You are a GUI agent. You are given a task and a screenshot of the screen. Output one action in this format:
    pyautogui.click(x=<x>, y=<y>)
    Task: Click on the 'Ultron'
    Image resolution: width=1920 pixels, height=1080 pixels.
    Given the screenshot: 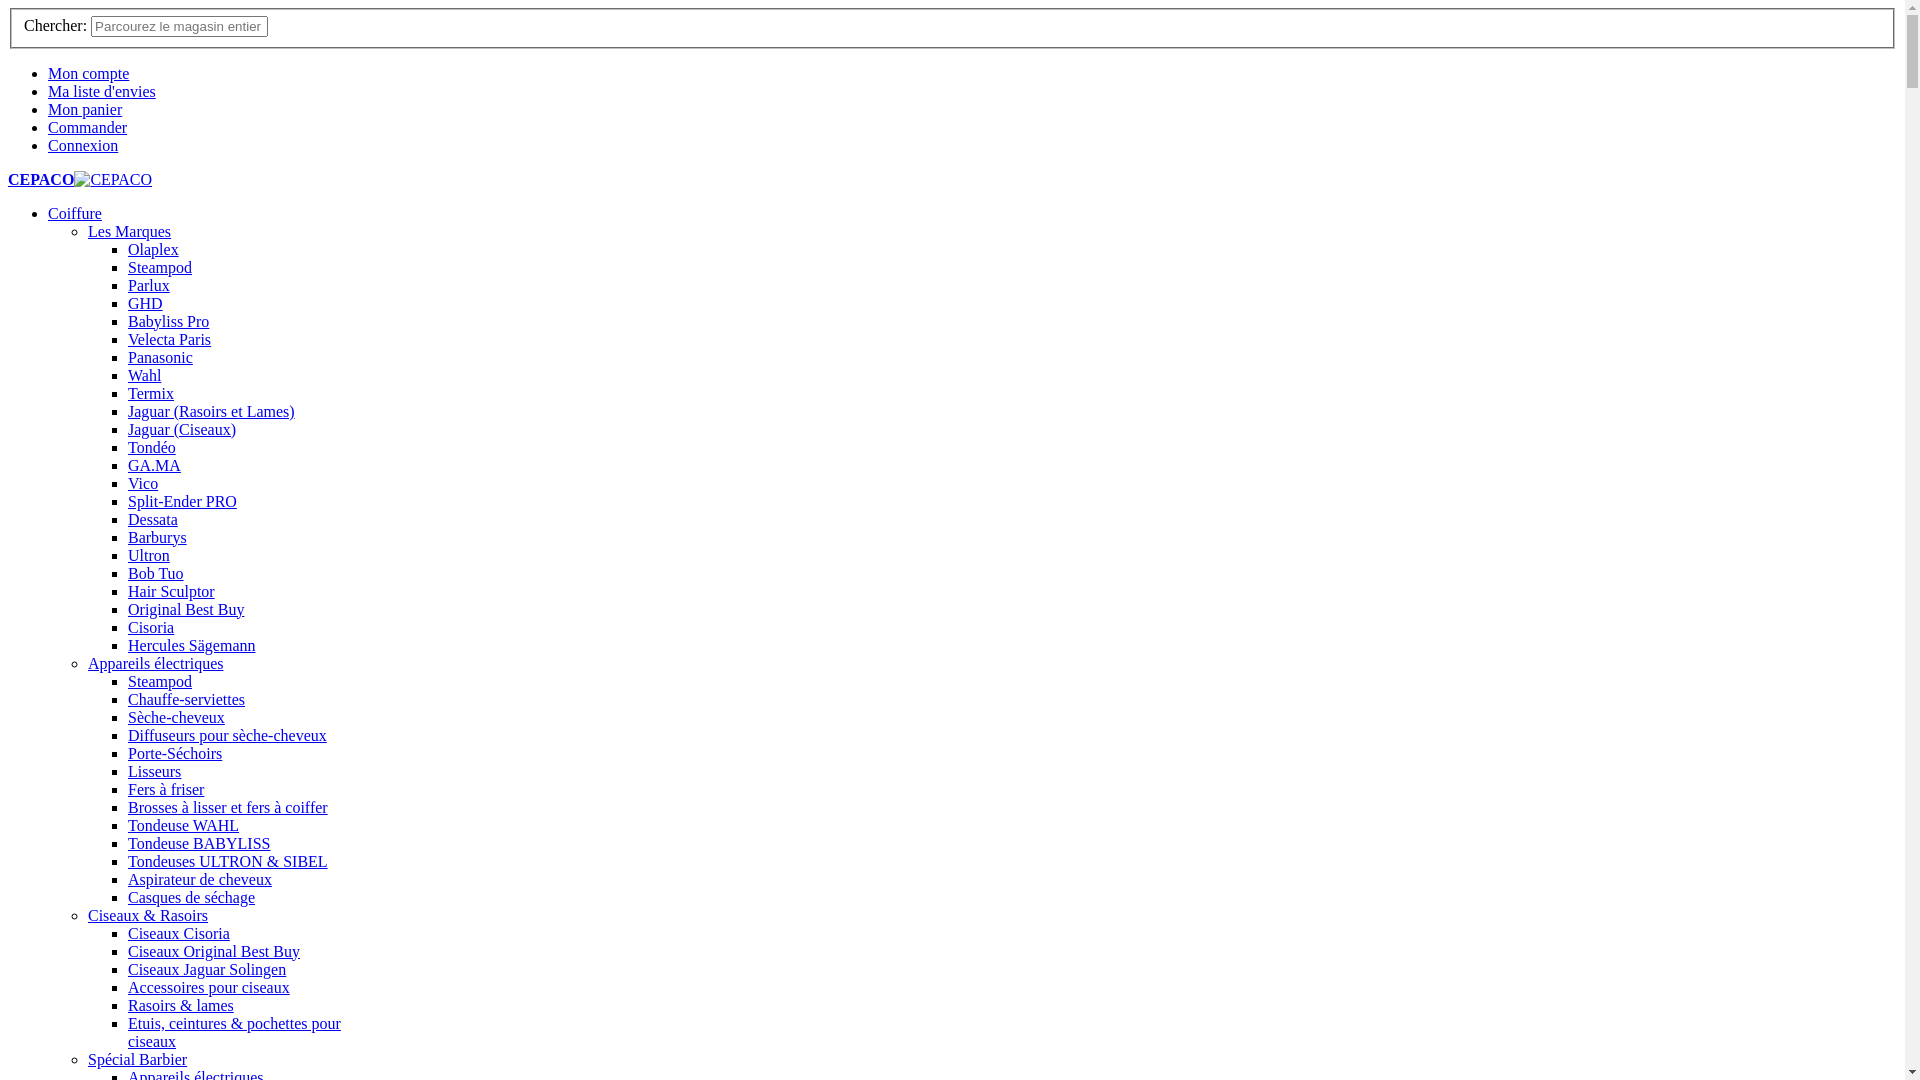 What is the action you would take?
    pyautogui.click(x=147, y=555)
    